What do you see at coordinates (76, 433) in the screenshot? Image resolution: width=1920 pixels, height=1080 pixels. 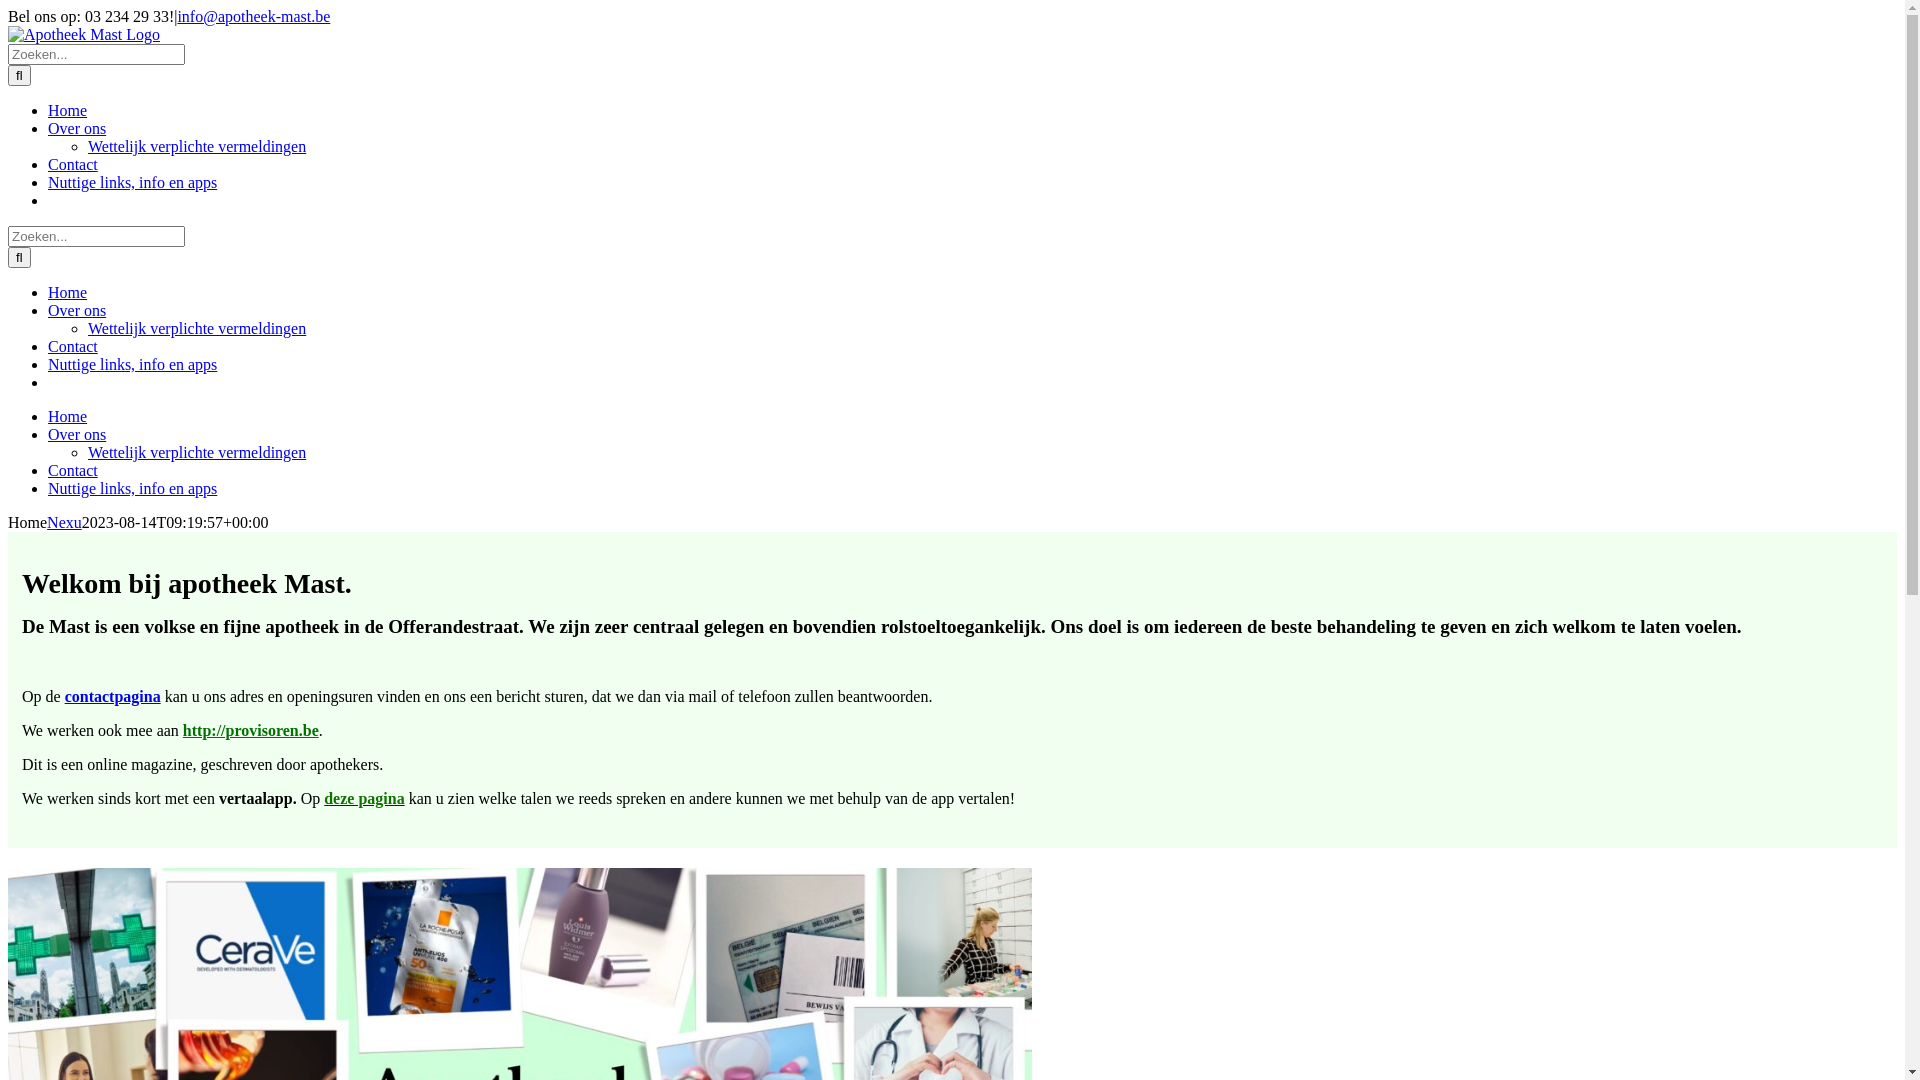 I see `'Over ons'` at bounding box center [76, 433].